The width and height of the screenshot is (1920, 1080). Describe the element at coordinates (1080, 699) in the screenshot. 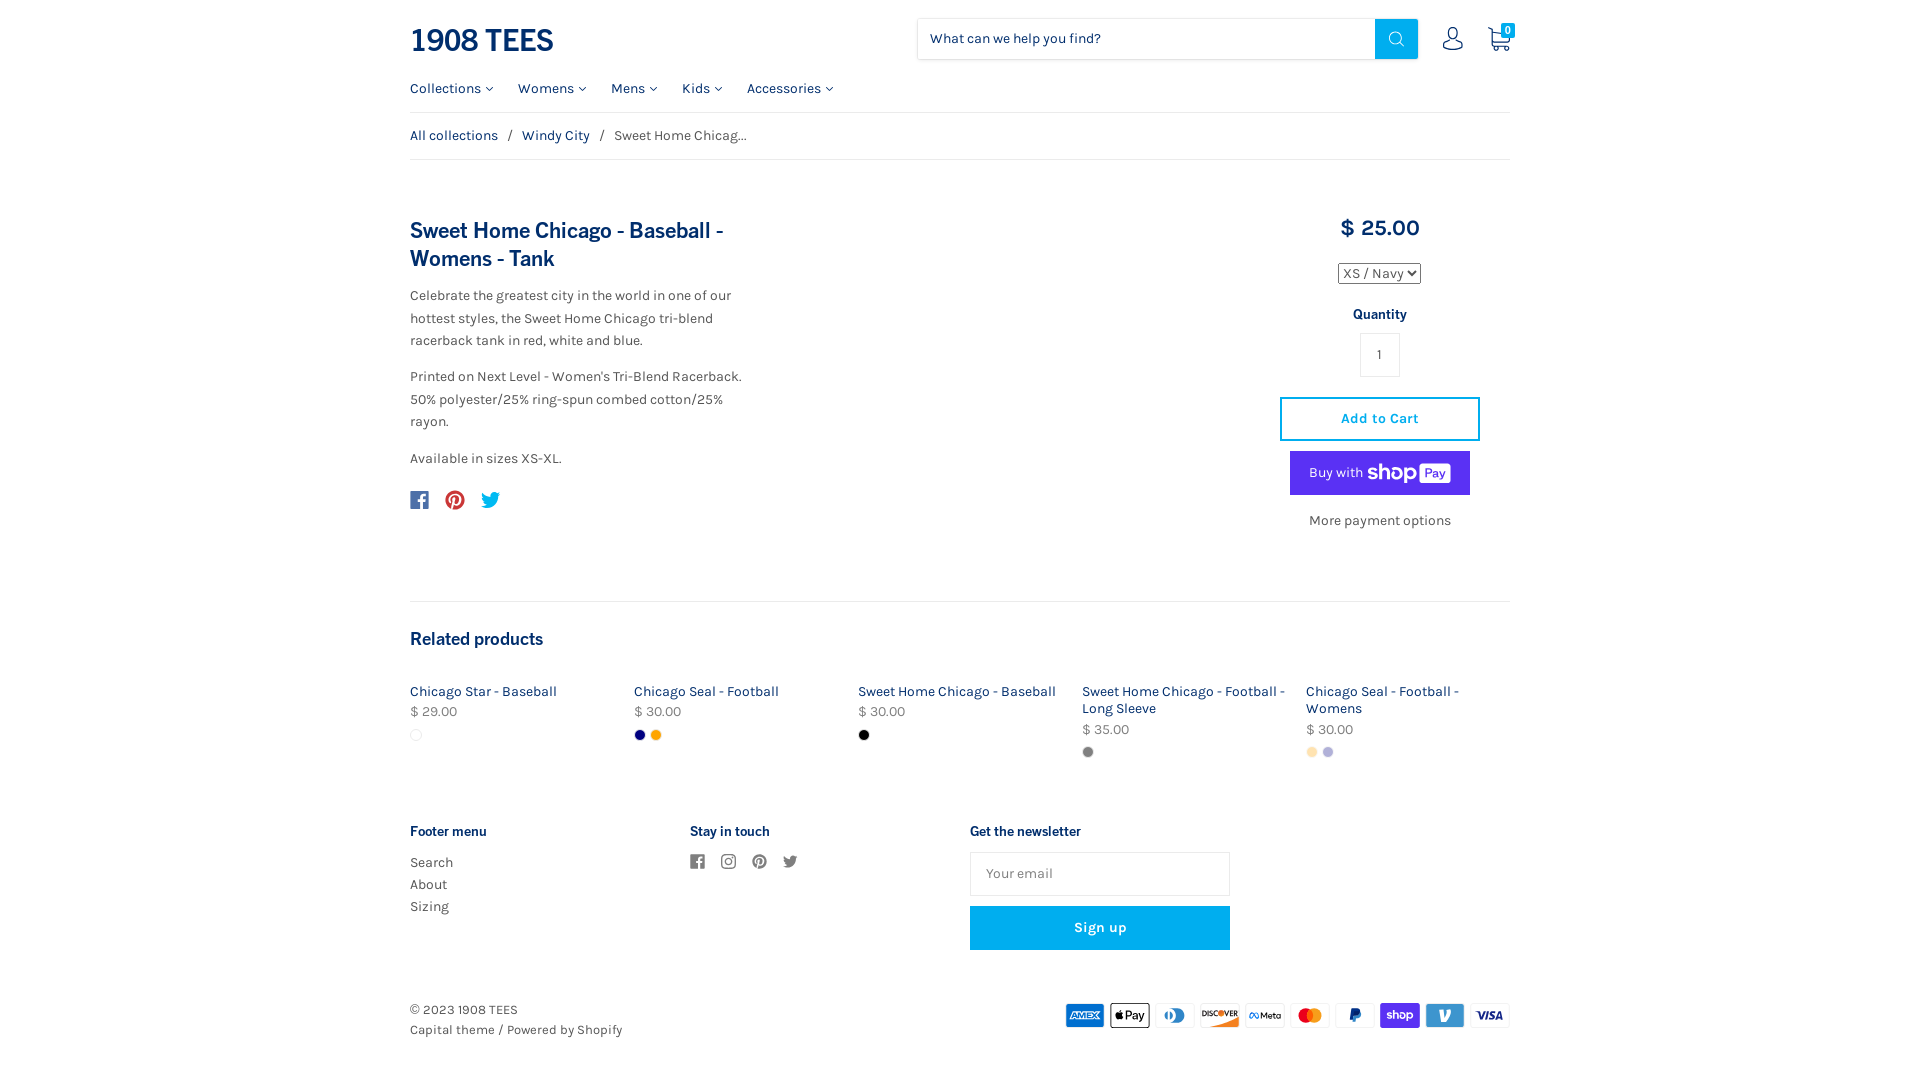

I see `'Sweet Home Chicago - Football - Long Sleeve'` at that location.